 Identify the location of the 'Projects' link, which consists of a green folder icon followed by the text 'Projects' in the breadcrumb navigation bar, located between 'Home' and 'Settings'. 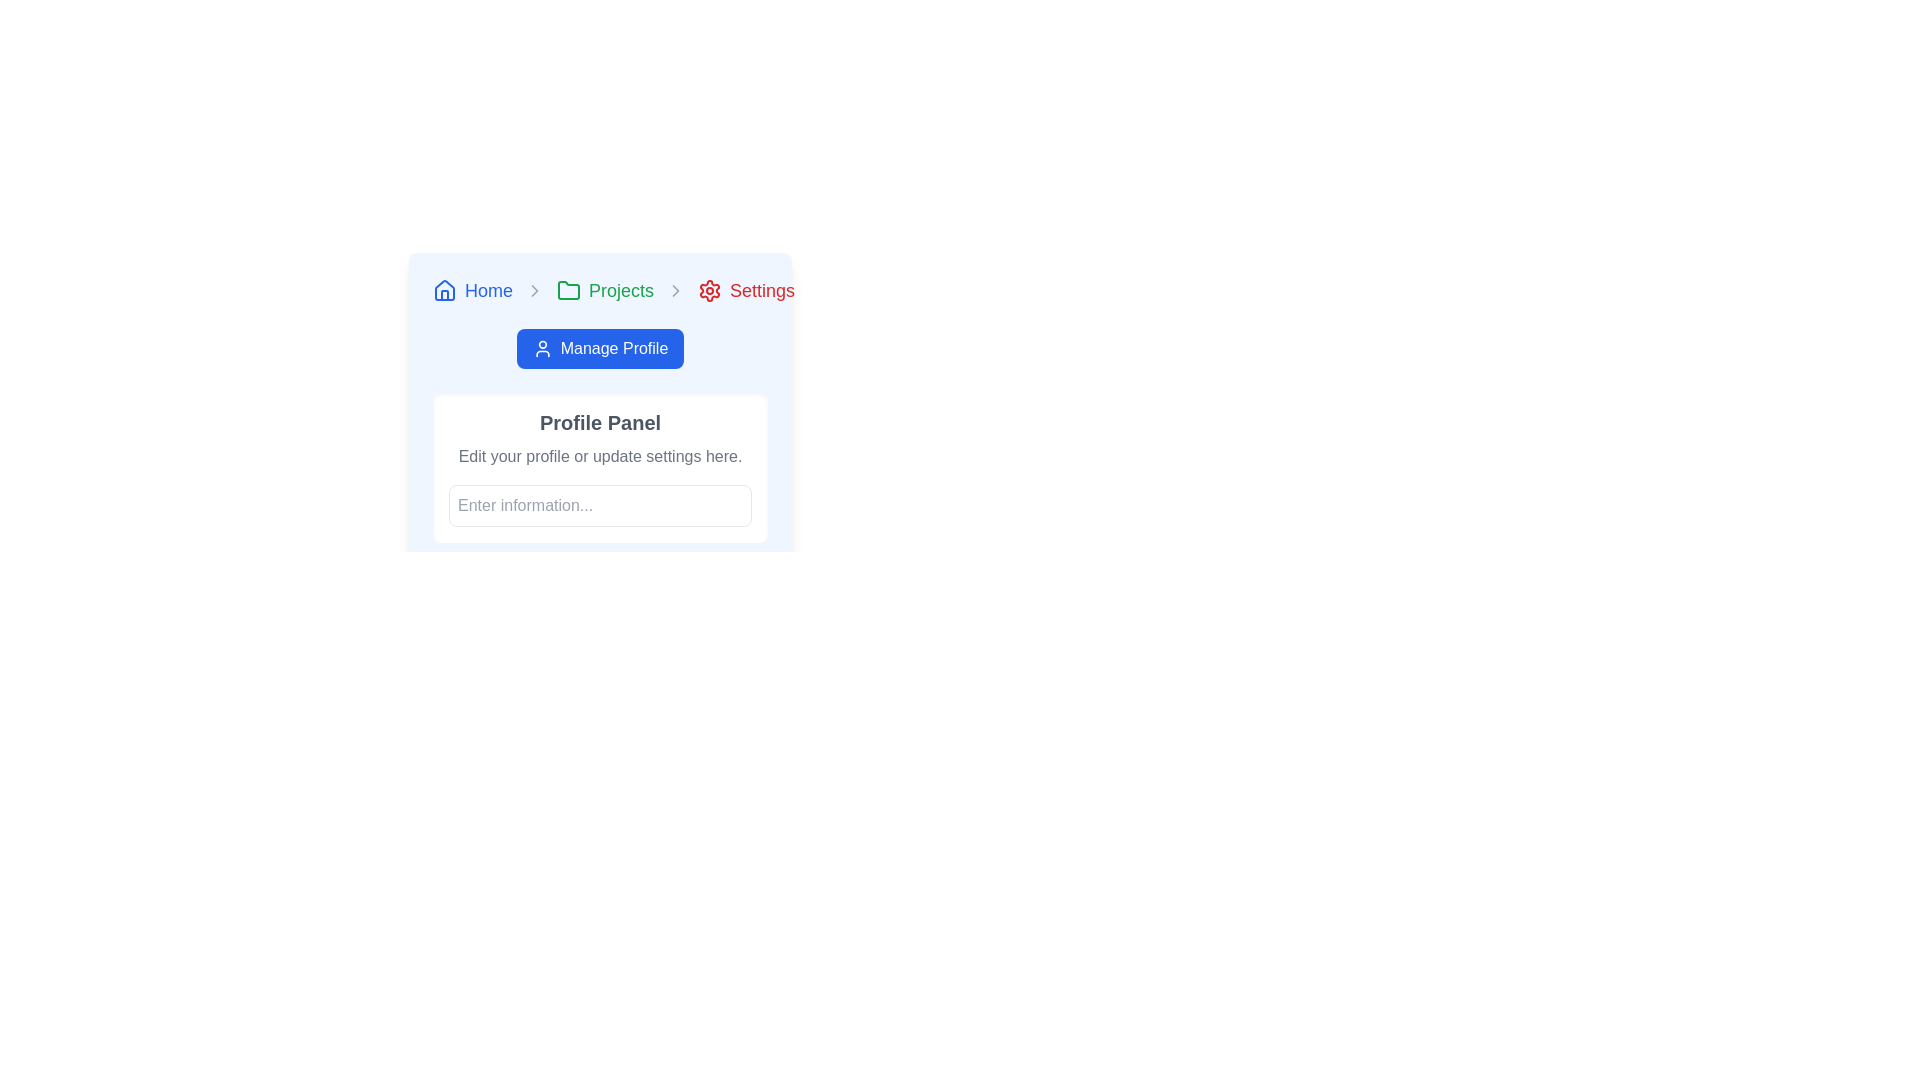
(604, 290).